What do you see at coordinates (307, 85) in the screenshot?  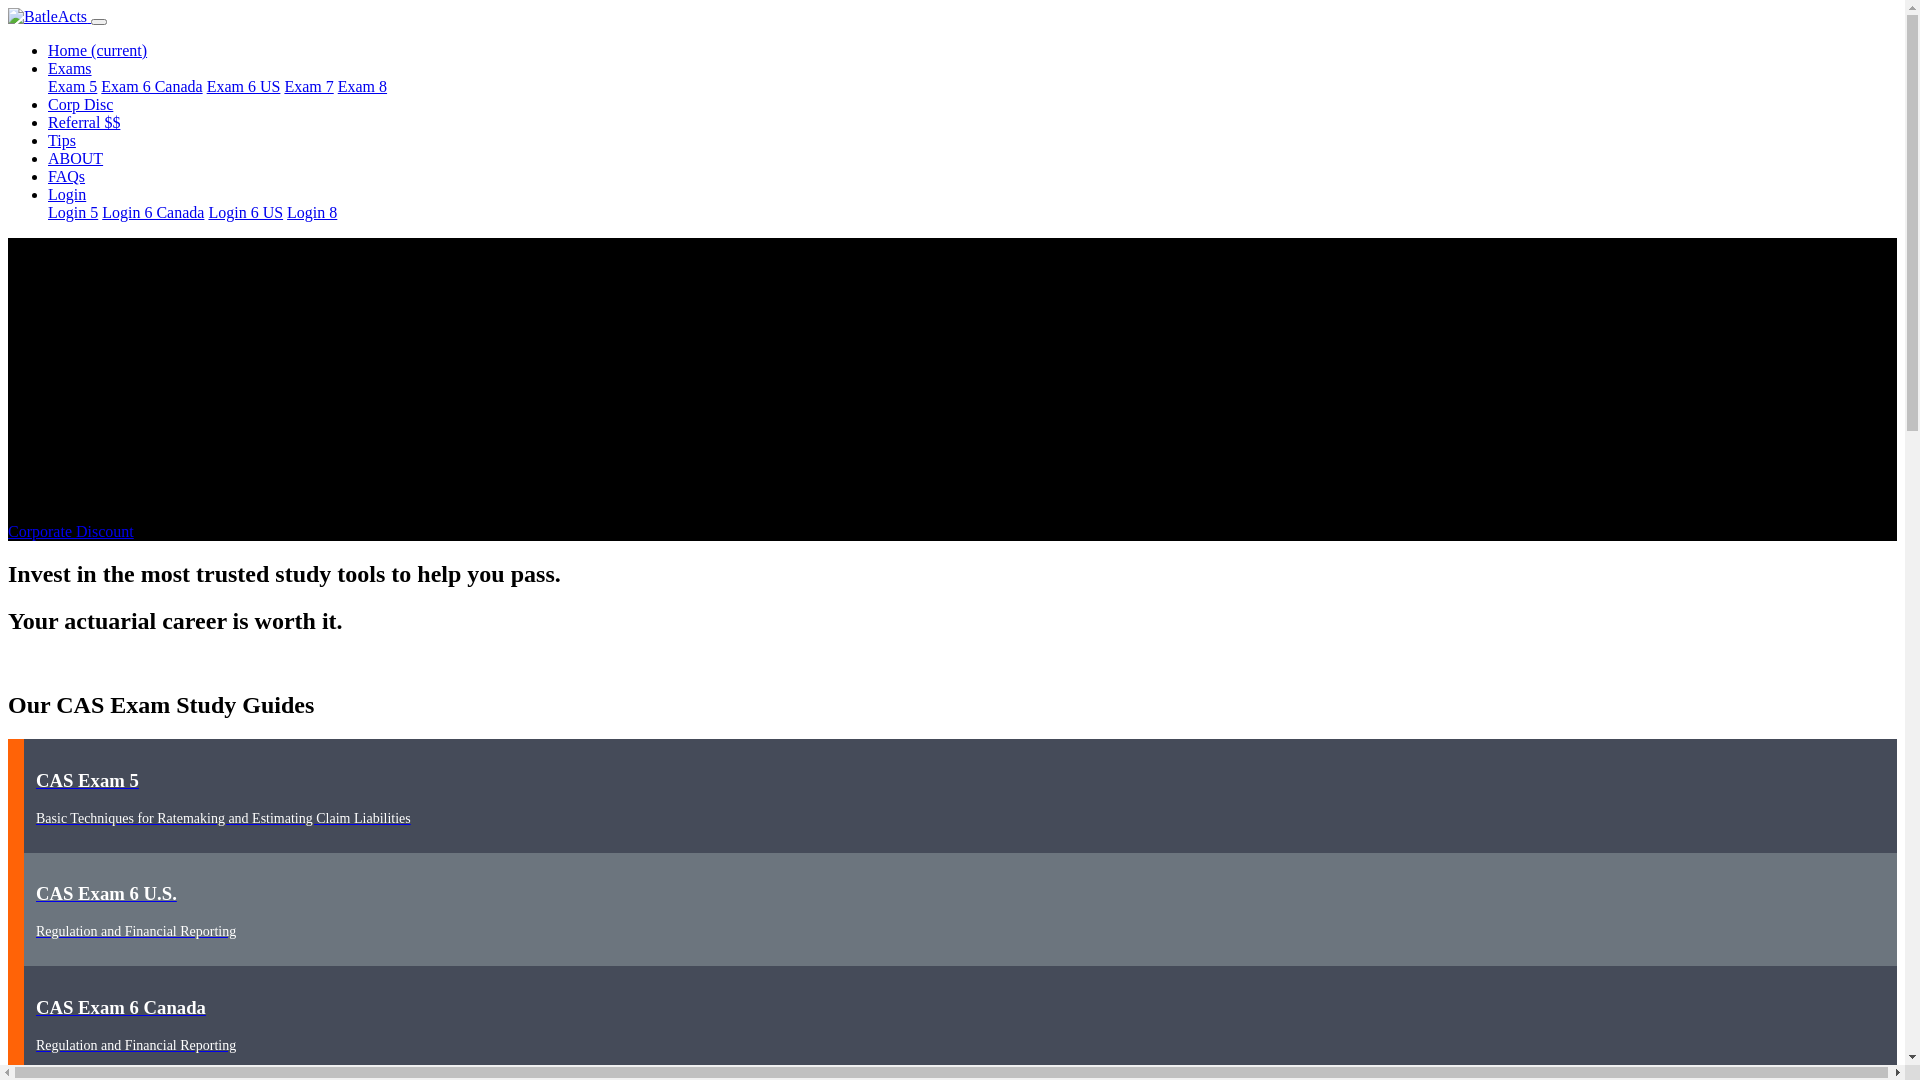 I see `'Exam 7'` at bounding box center [307, 85].